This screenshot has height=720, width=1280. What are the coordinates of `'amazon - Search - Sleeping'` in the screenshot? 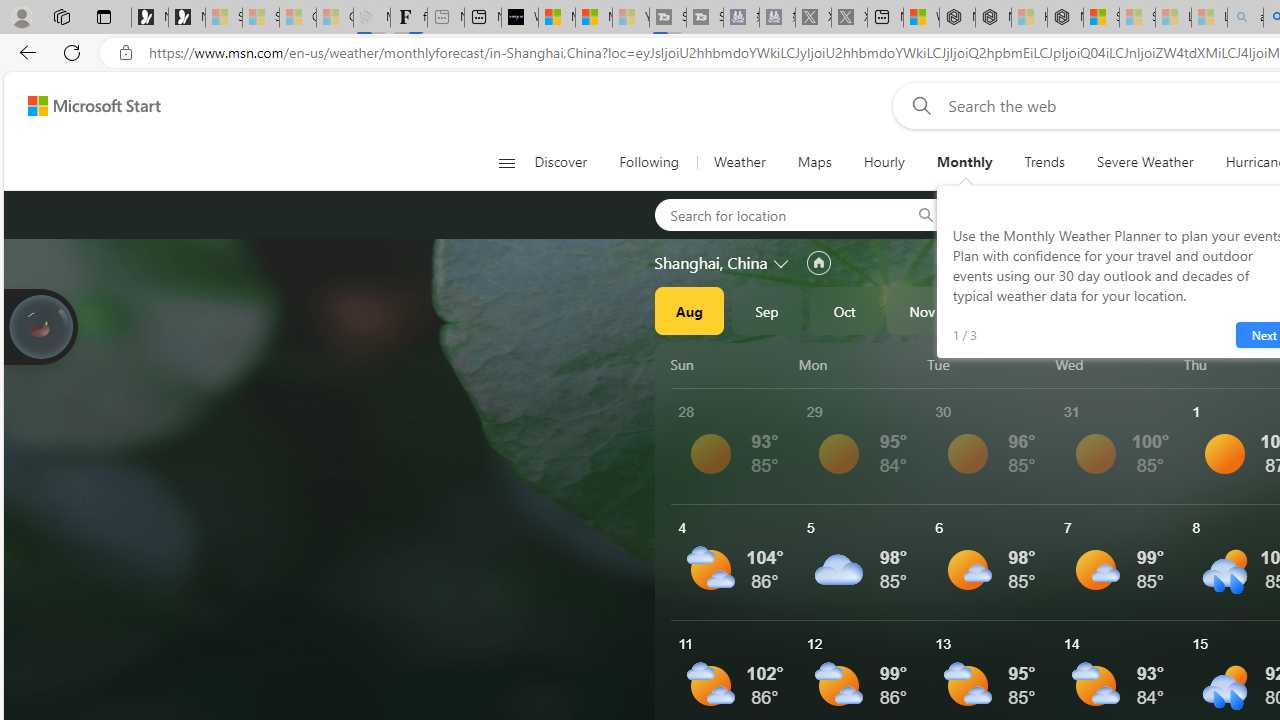 It's located at (1244, 17).